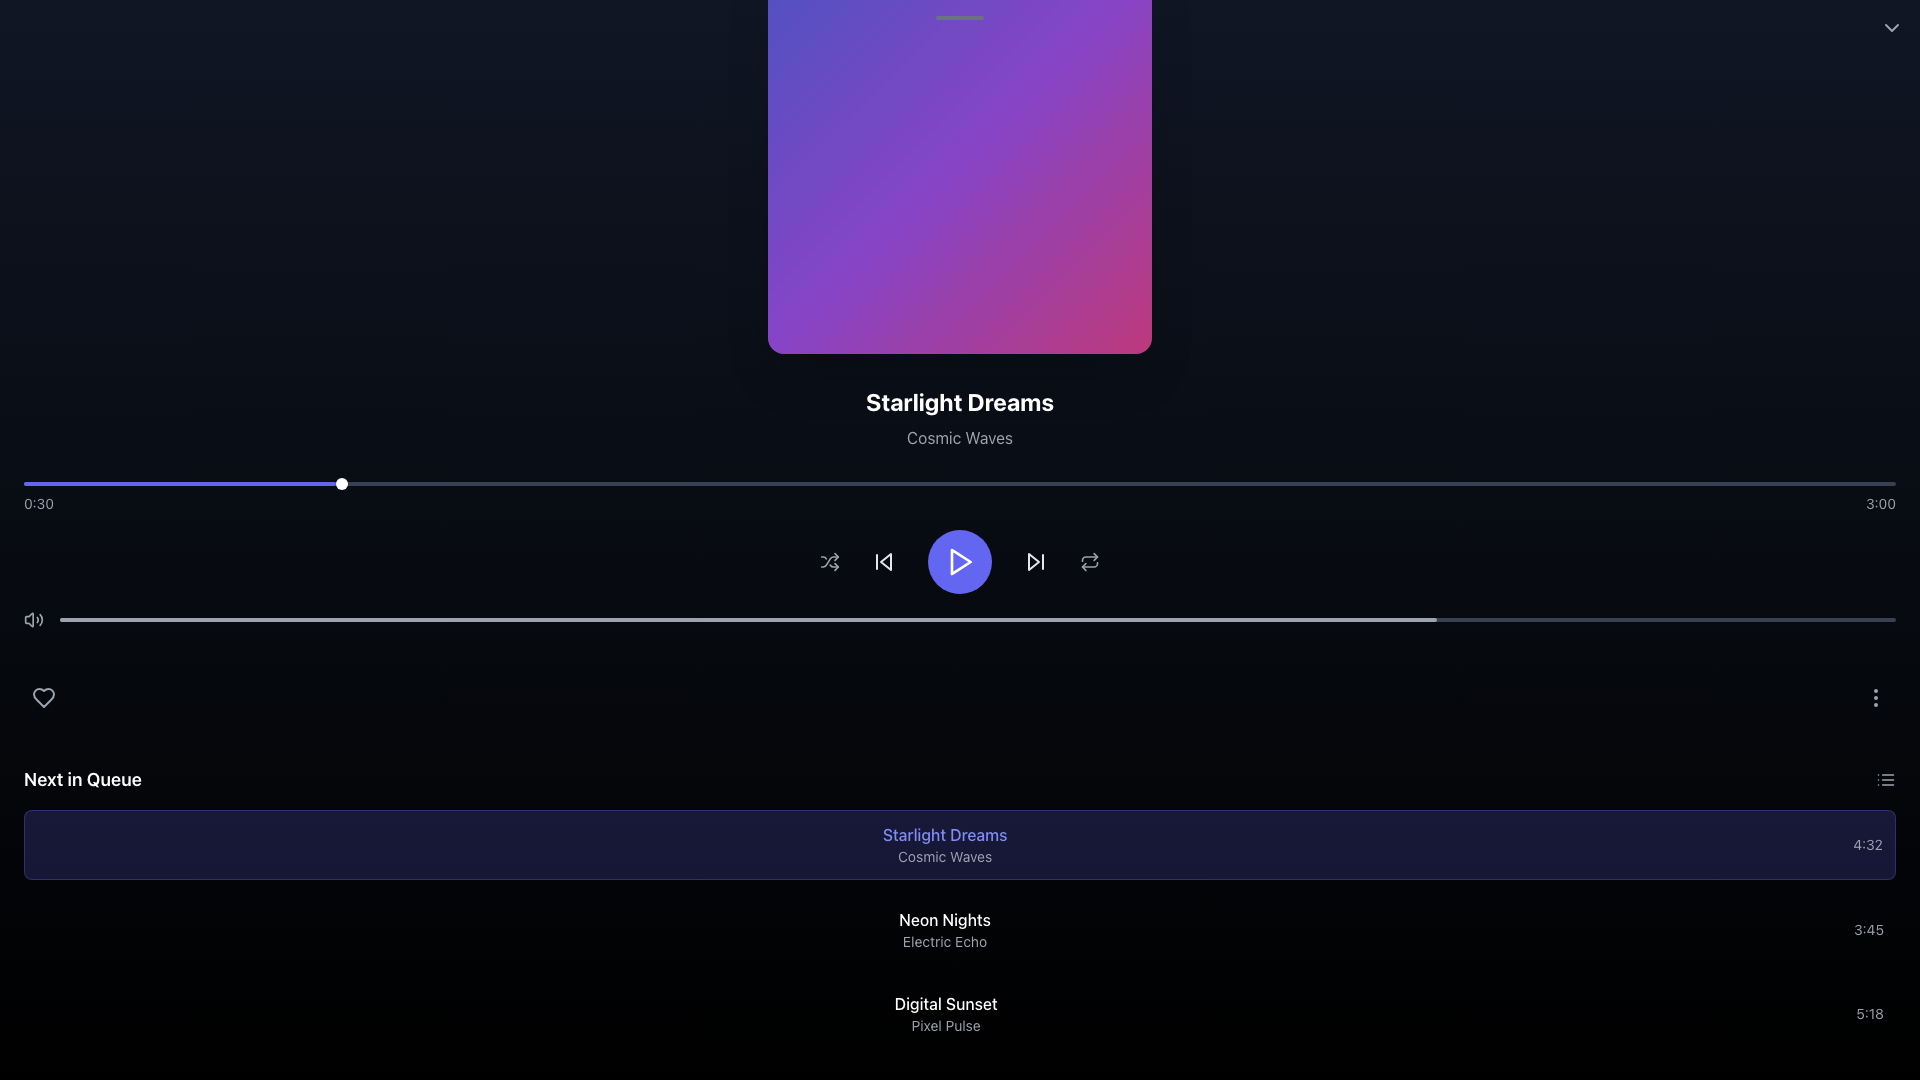 This screenshot has width=1920, height=1080. What do you see at coordinates (978, 619) in the screenshot?
I see `the Progress bar background located at the bottom of the top section of the interface to interact with its associated functionality` at bounding box center [978, 619].